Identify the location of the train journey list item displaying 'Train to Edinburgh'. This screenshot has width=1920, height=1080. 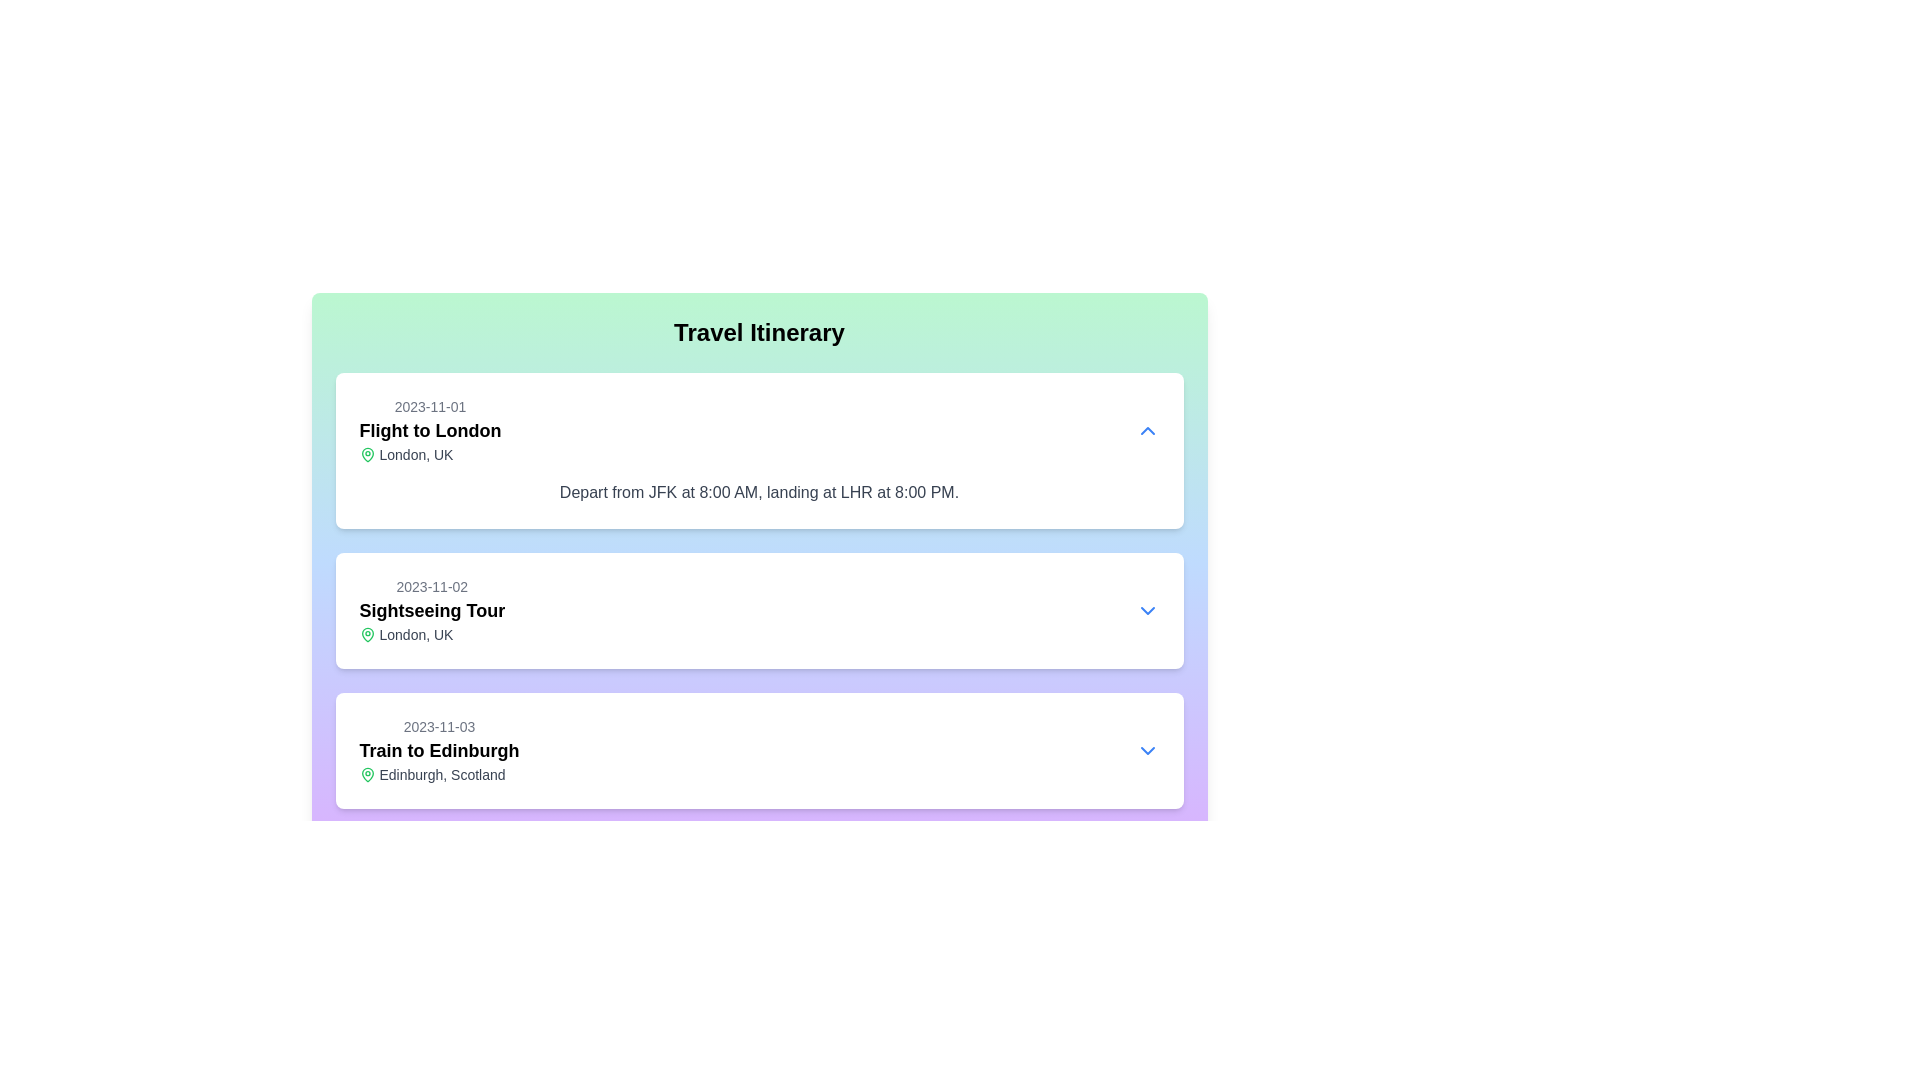
(438, 751).